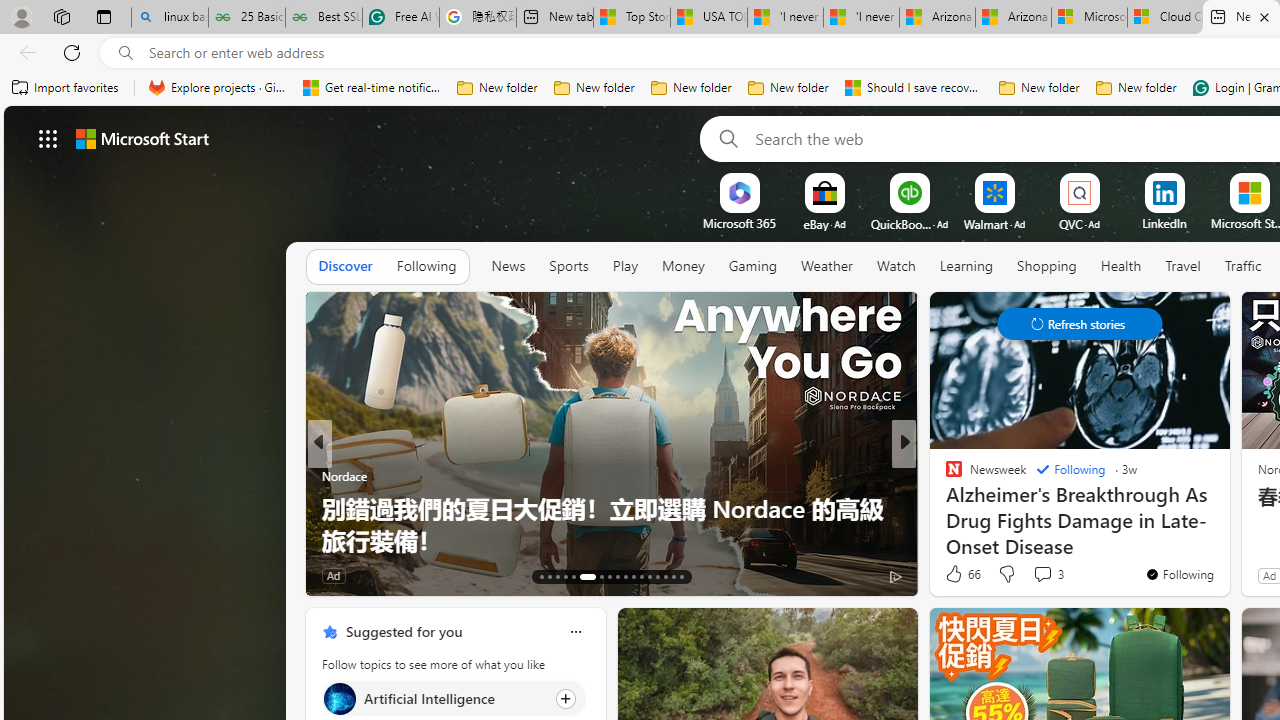  I want to click on 'Health', so click(1121, 265).